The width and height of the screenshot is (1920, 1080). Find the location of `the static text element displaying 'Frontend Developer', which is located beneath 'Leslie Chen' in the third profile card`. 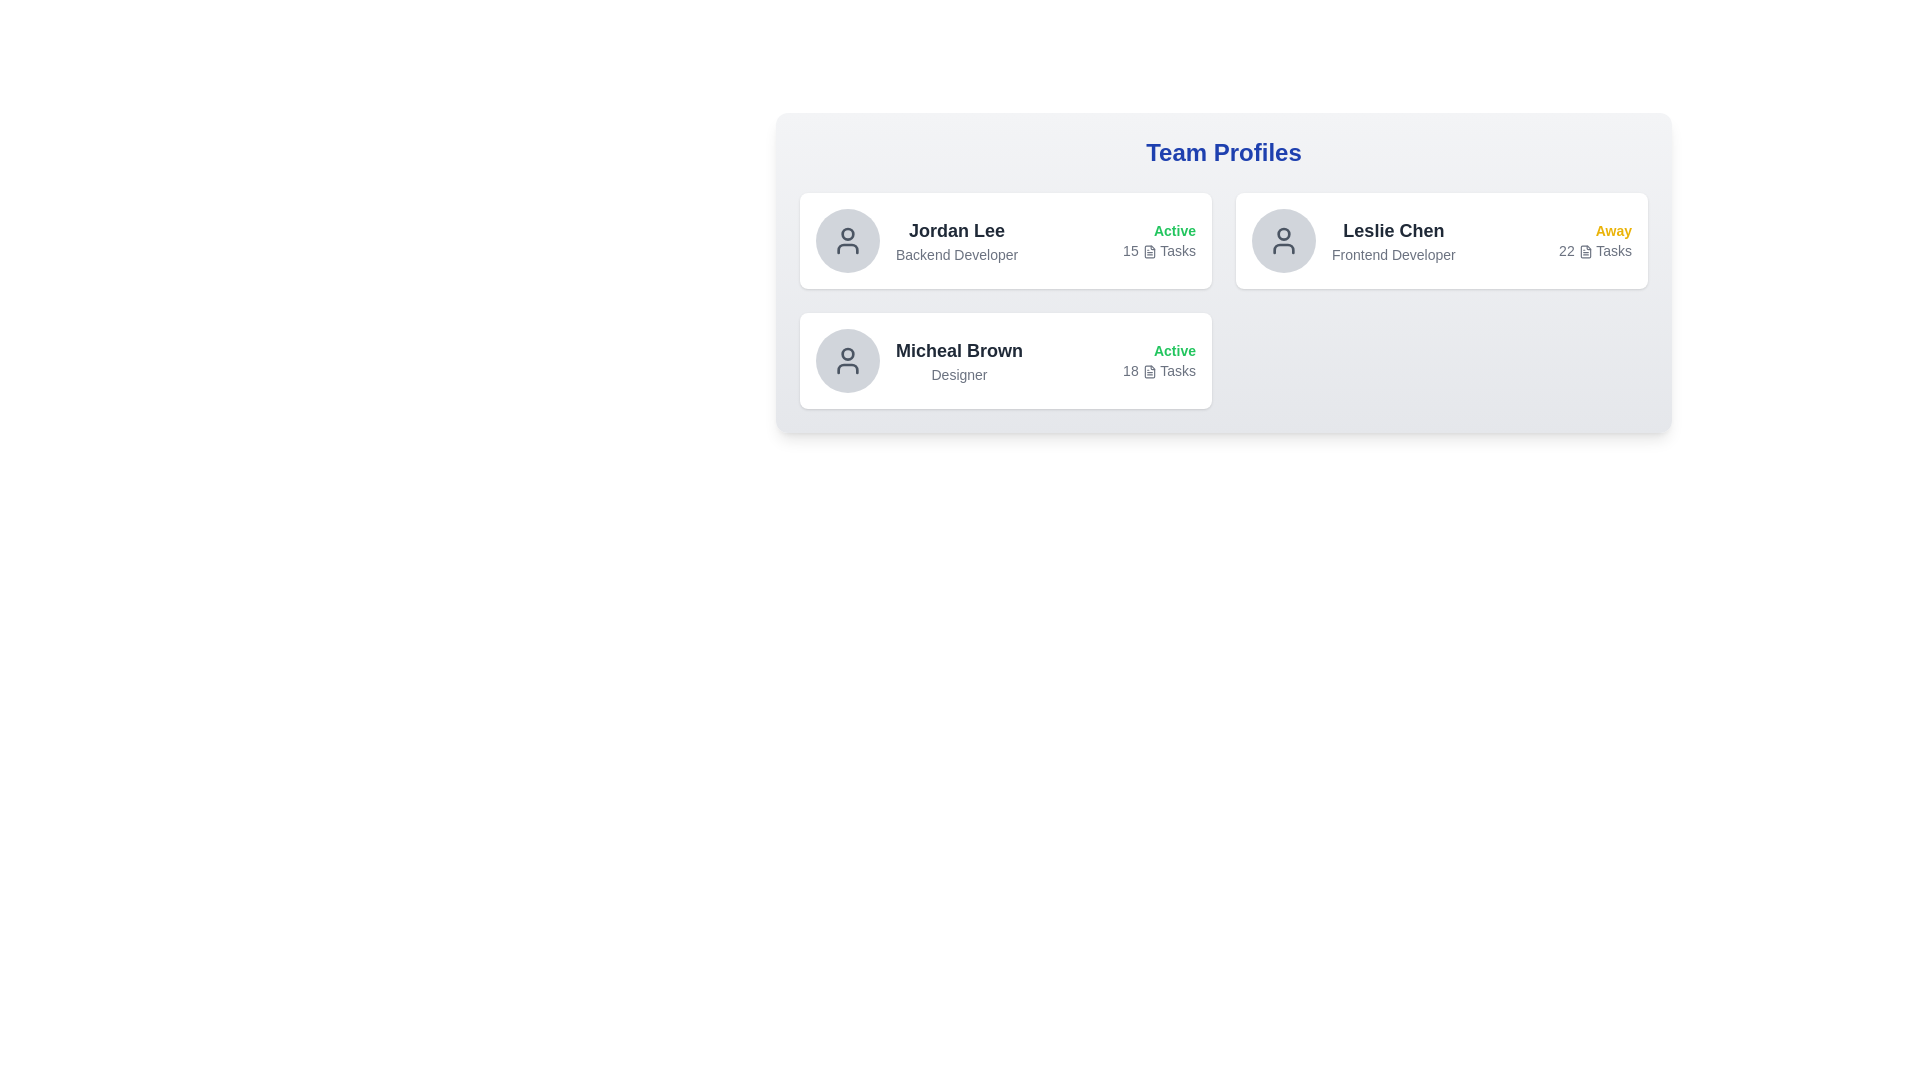

the static text element displaying 'Frontend Developer', which is located beneath 'Leslie Chen' in the third profile card is located at coordinates (1392, 253).